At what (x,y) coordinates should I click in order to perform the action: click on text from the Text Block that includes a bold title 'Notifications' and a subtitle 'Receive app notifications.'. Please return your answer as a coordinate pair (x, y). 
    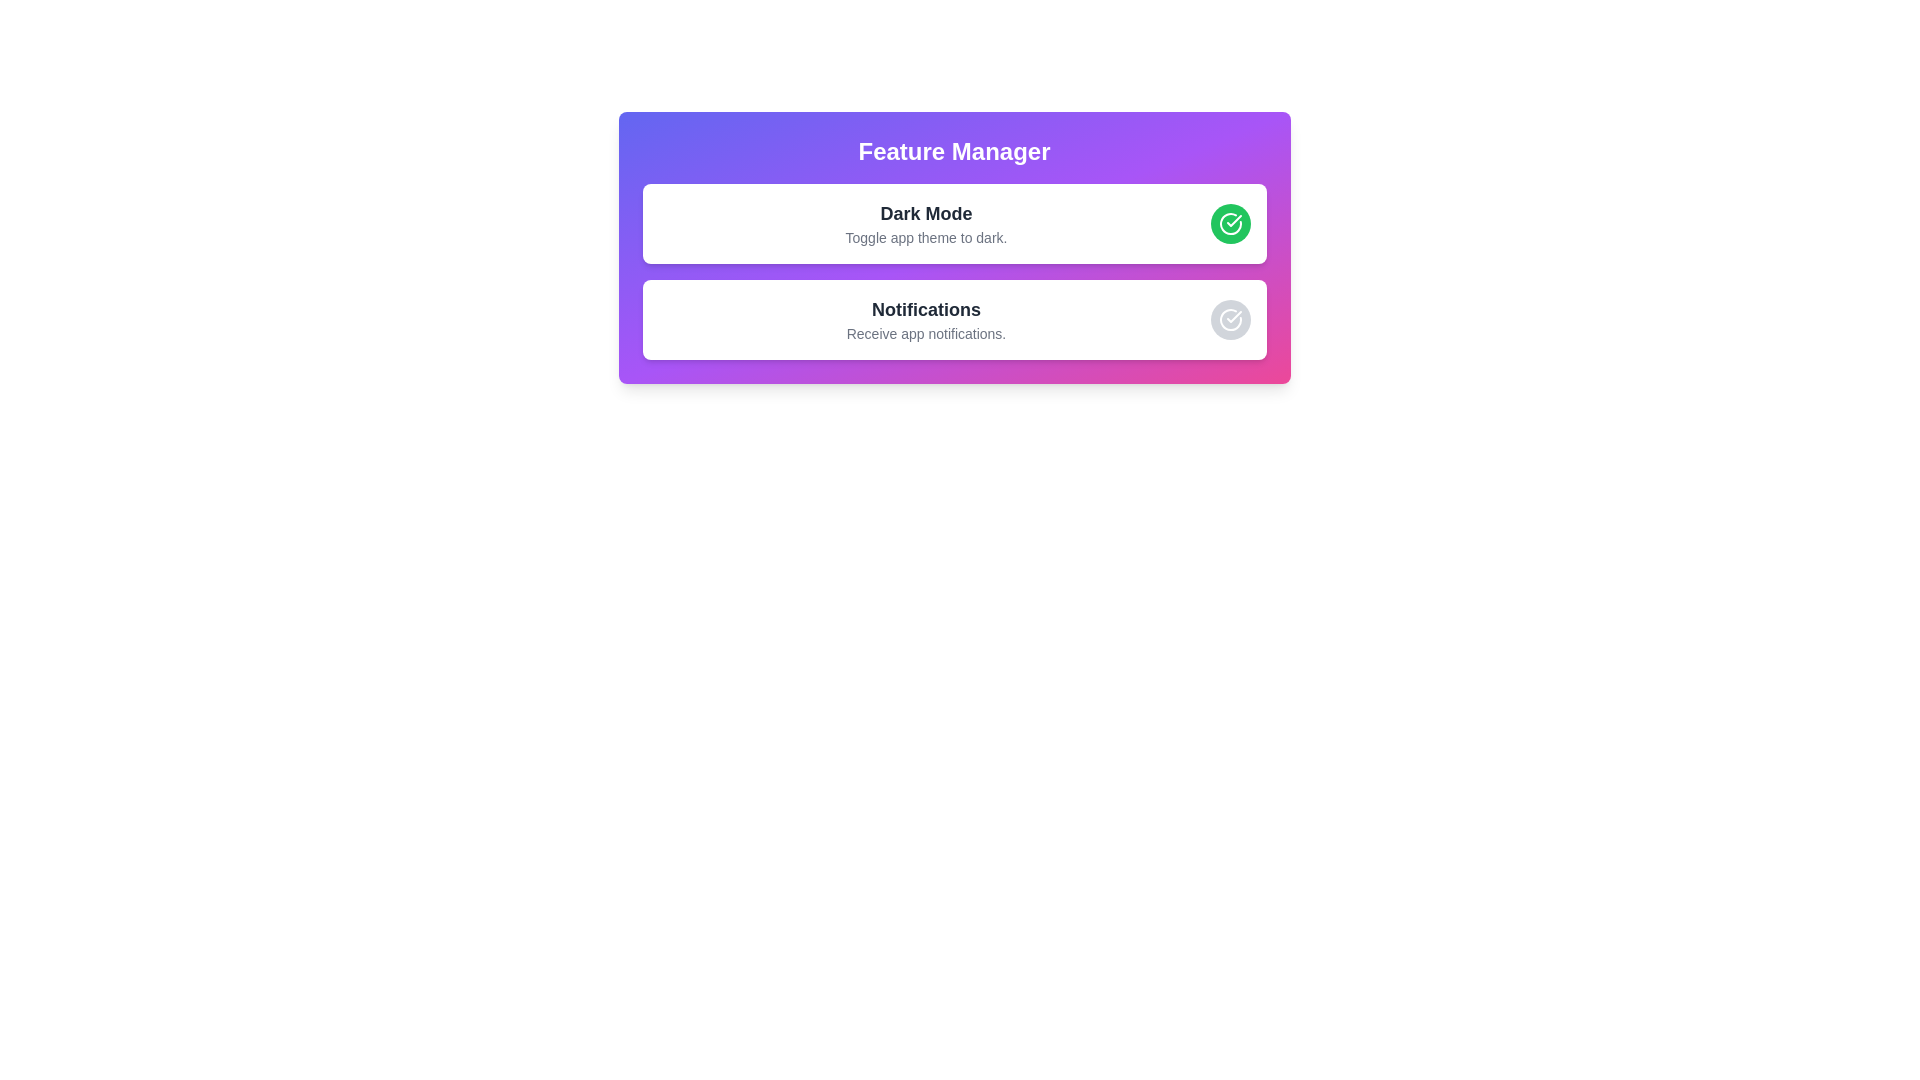
    Looking at the image, I should click on (925, 319).